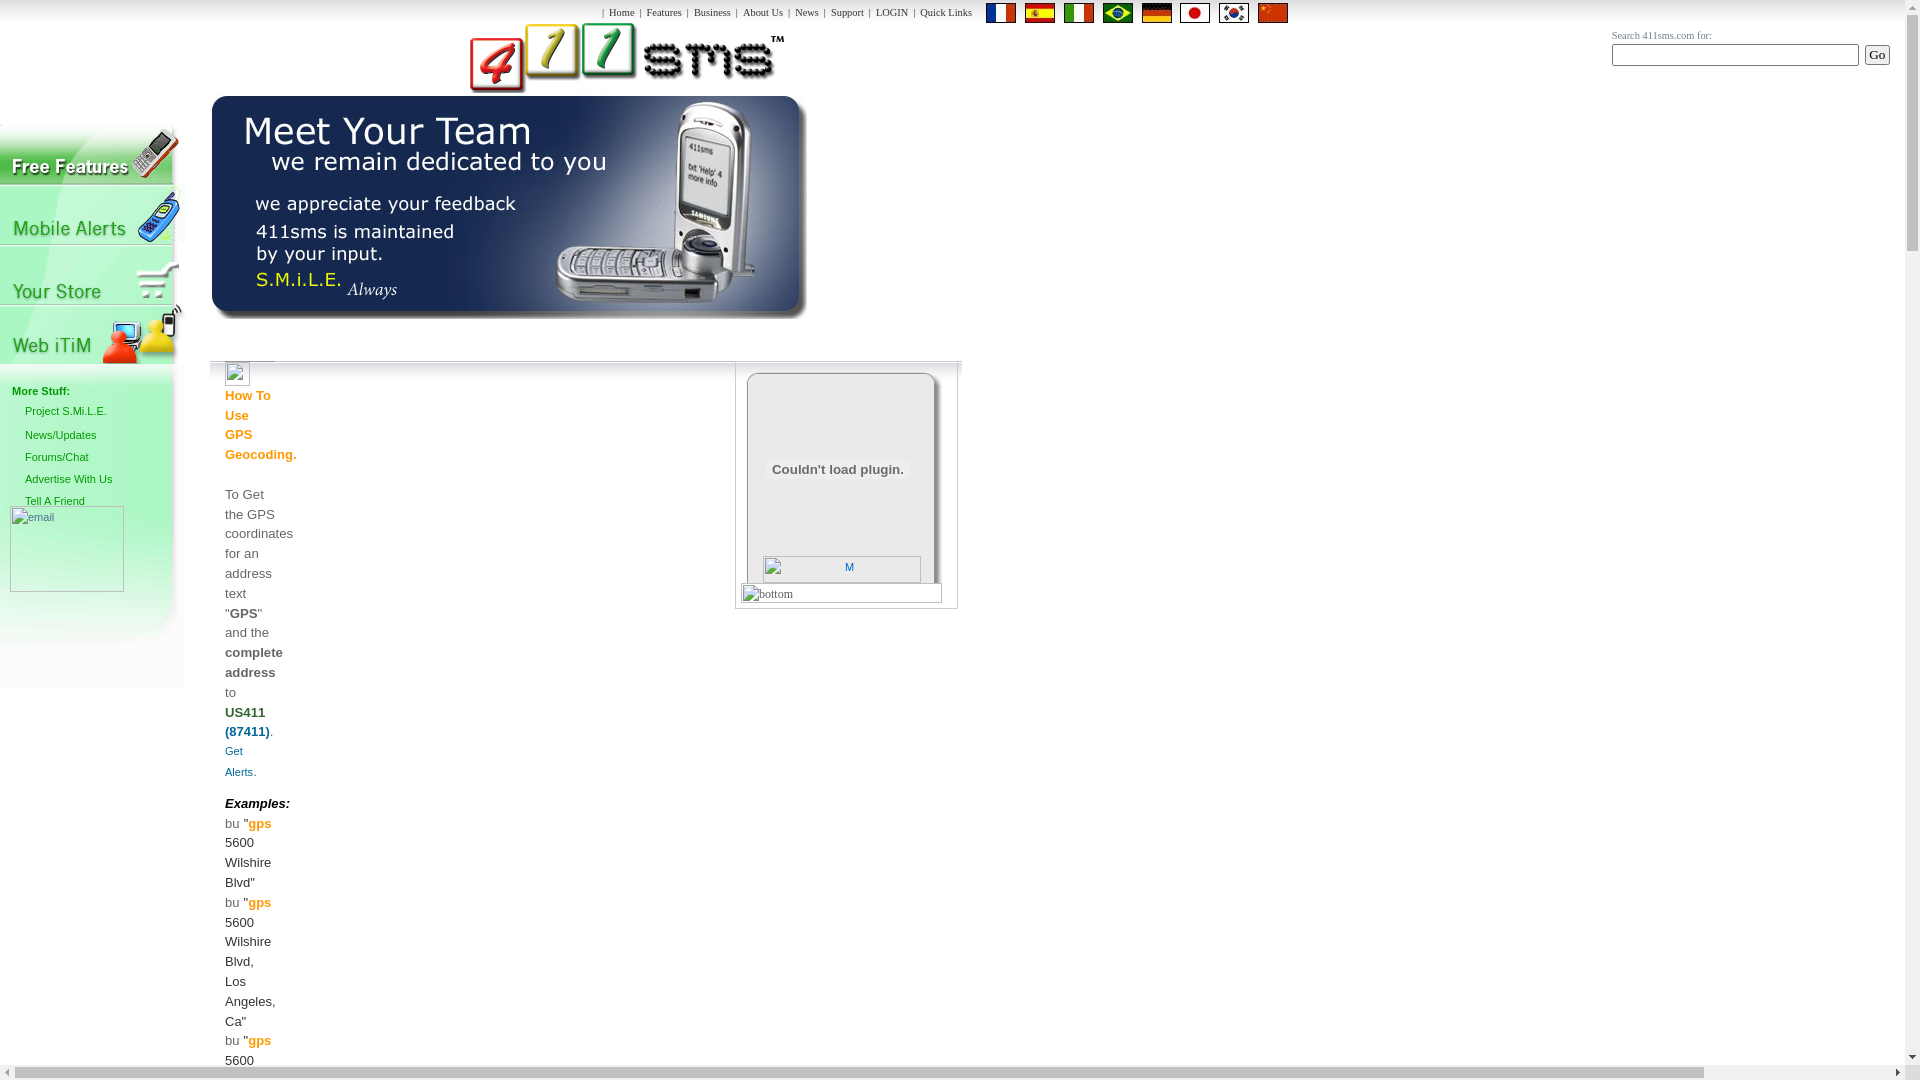  Describe the element at coordinates (104, 459) in the screenshot. I see `'Forums/Chat'` at that location.